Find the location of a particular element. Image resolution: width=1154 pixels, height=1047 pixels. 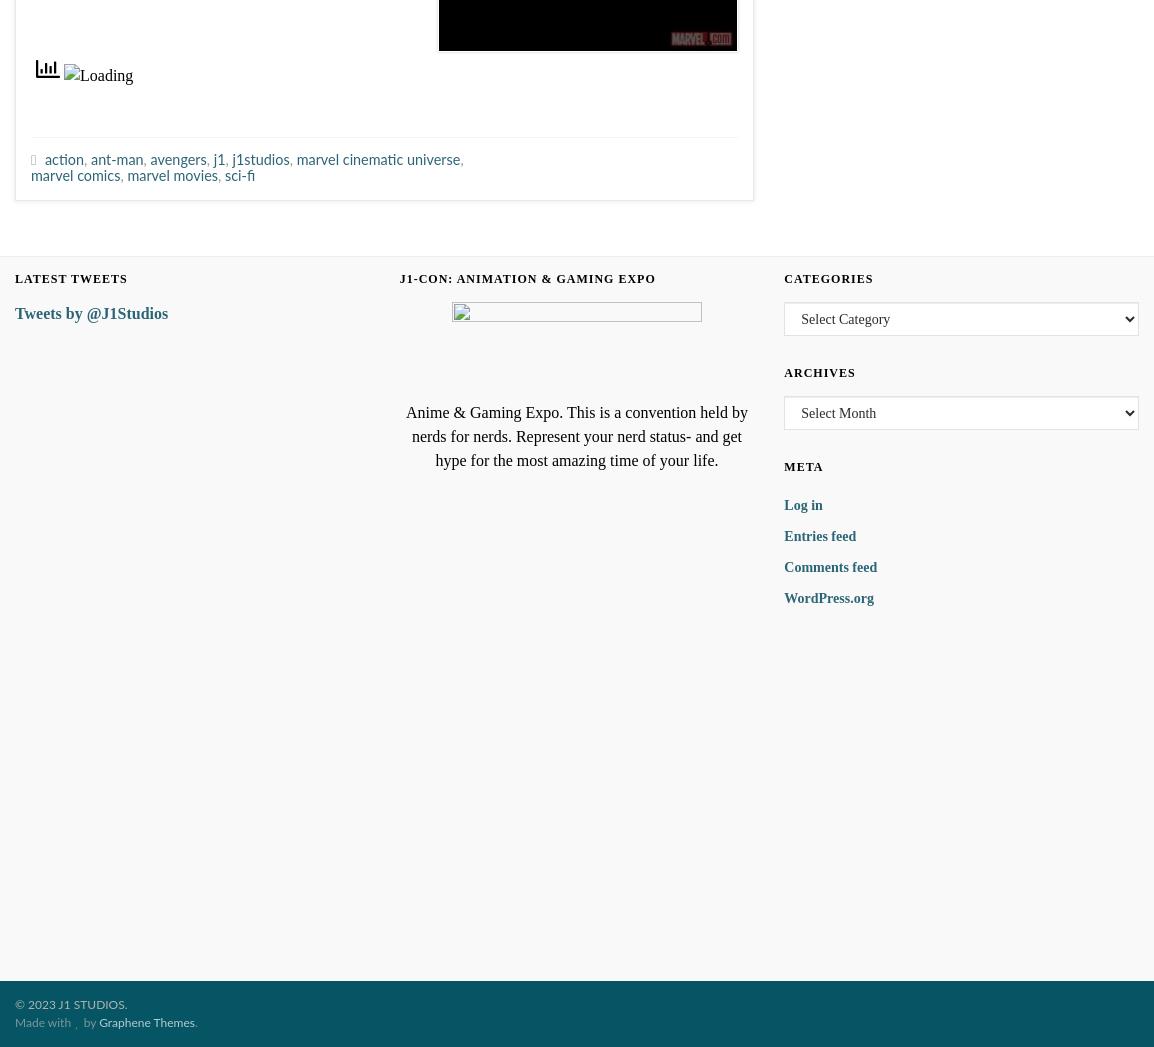

'J1-Con: Animation & Gaming Expo' is located at coordinates (527, 279).